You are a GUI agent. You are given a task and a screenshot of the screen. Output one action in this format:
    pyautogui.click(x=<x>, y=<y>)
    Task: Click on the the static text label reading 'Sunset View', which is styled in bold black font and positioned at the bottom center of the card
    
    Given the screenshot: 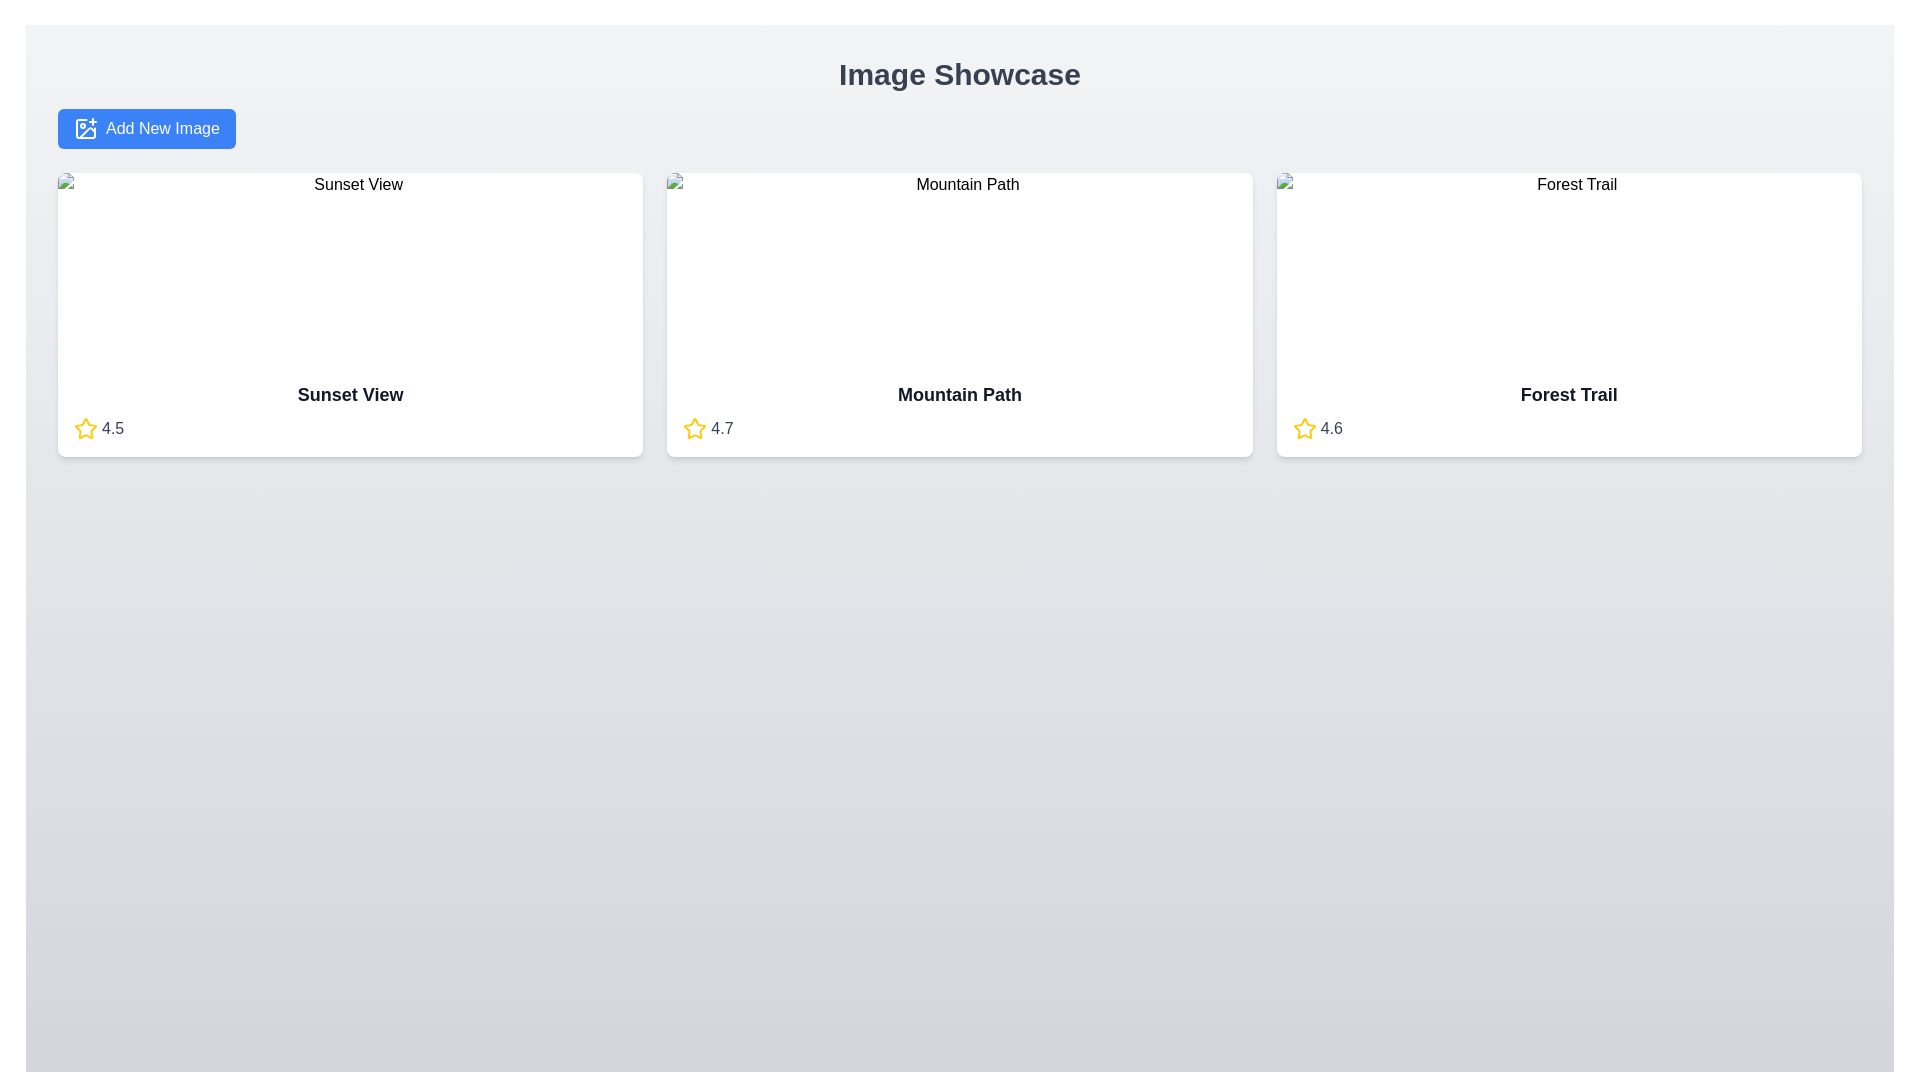 What is the action you would take?
    pyautogui.click(x=350, y=394)
    